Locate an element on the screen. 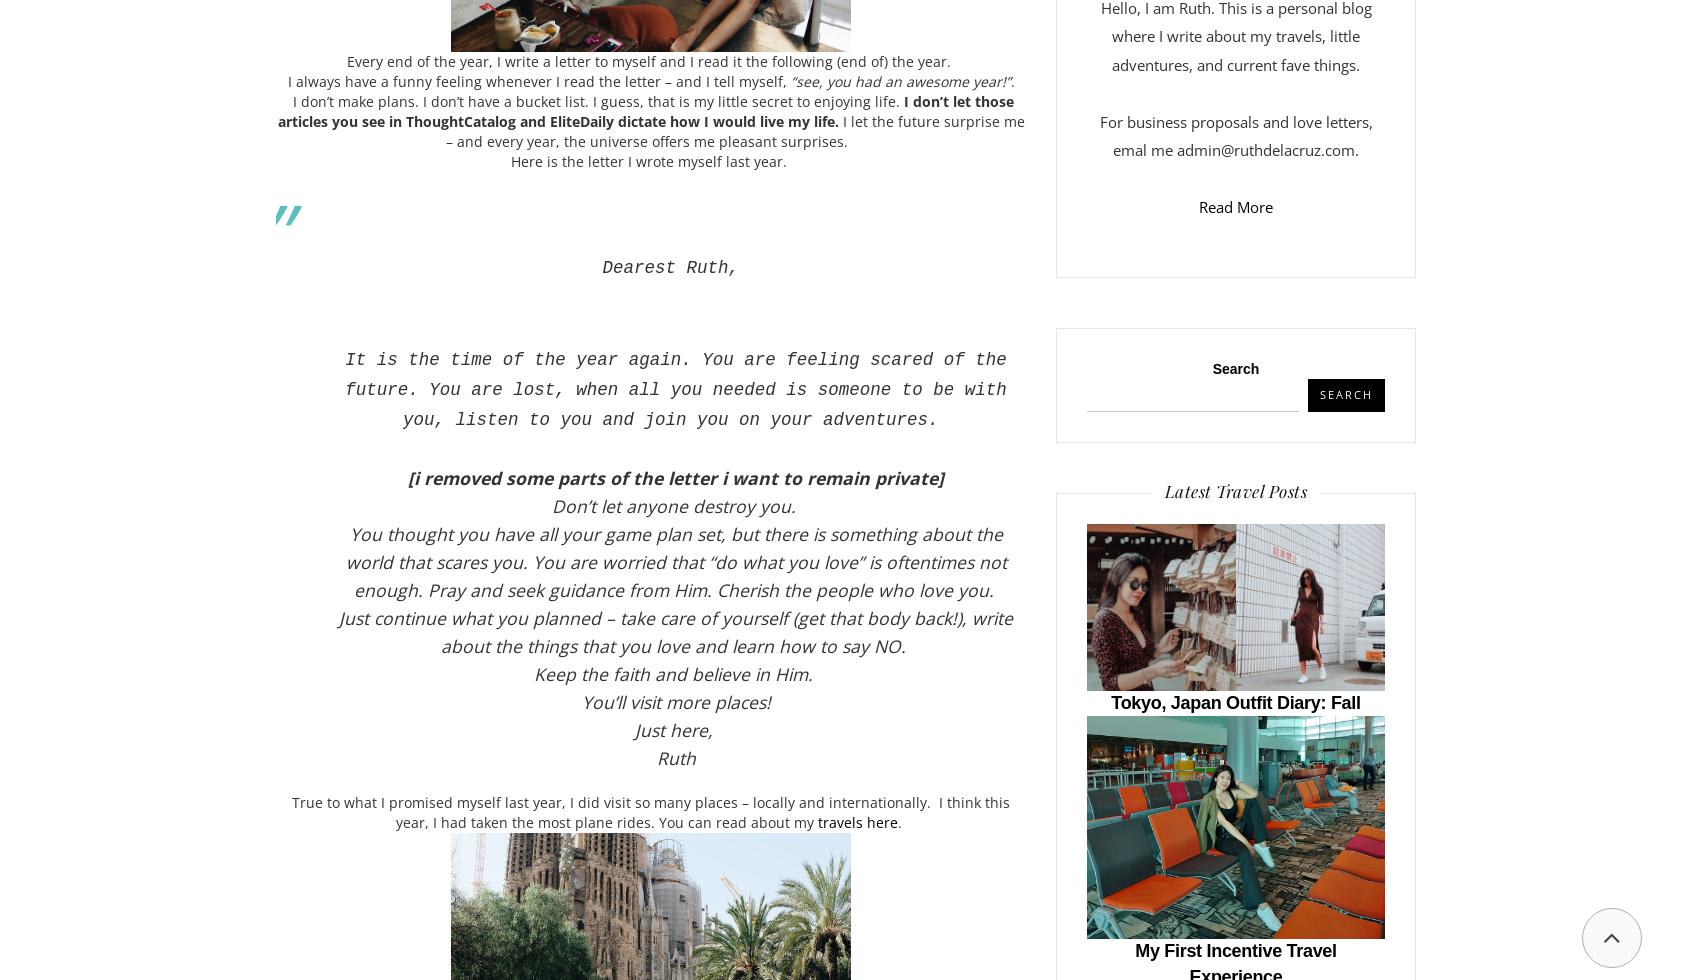 Image resolution: width=1692 pixels, height=980 pixels. 'For business proposals and love letters, emal me' is located at coordinates (1098, 135).